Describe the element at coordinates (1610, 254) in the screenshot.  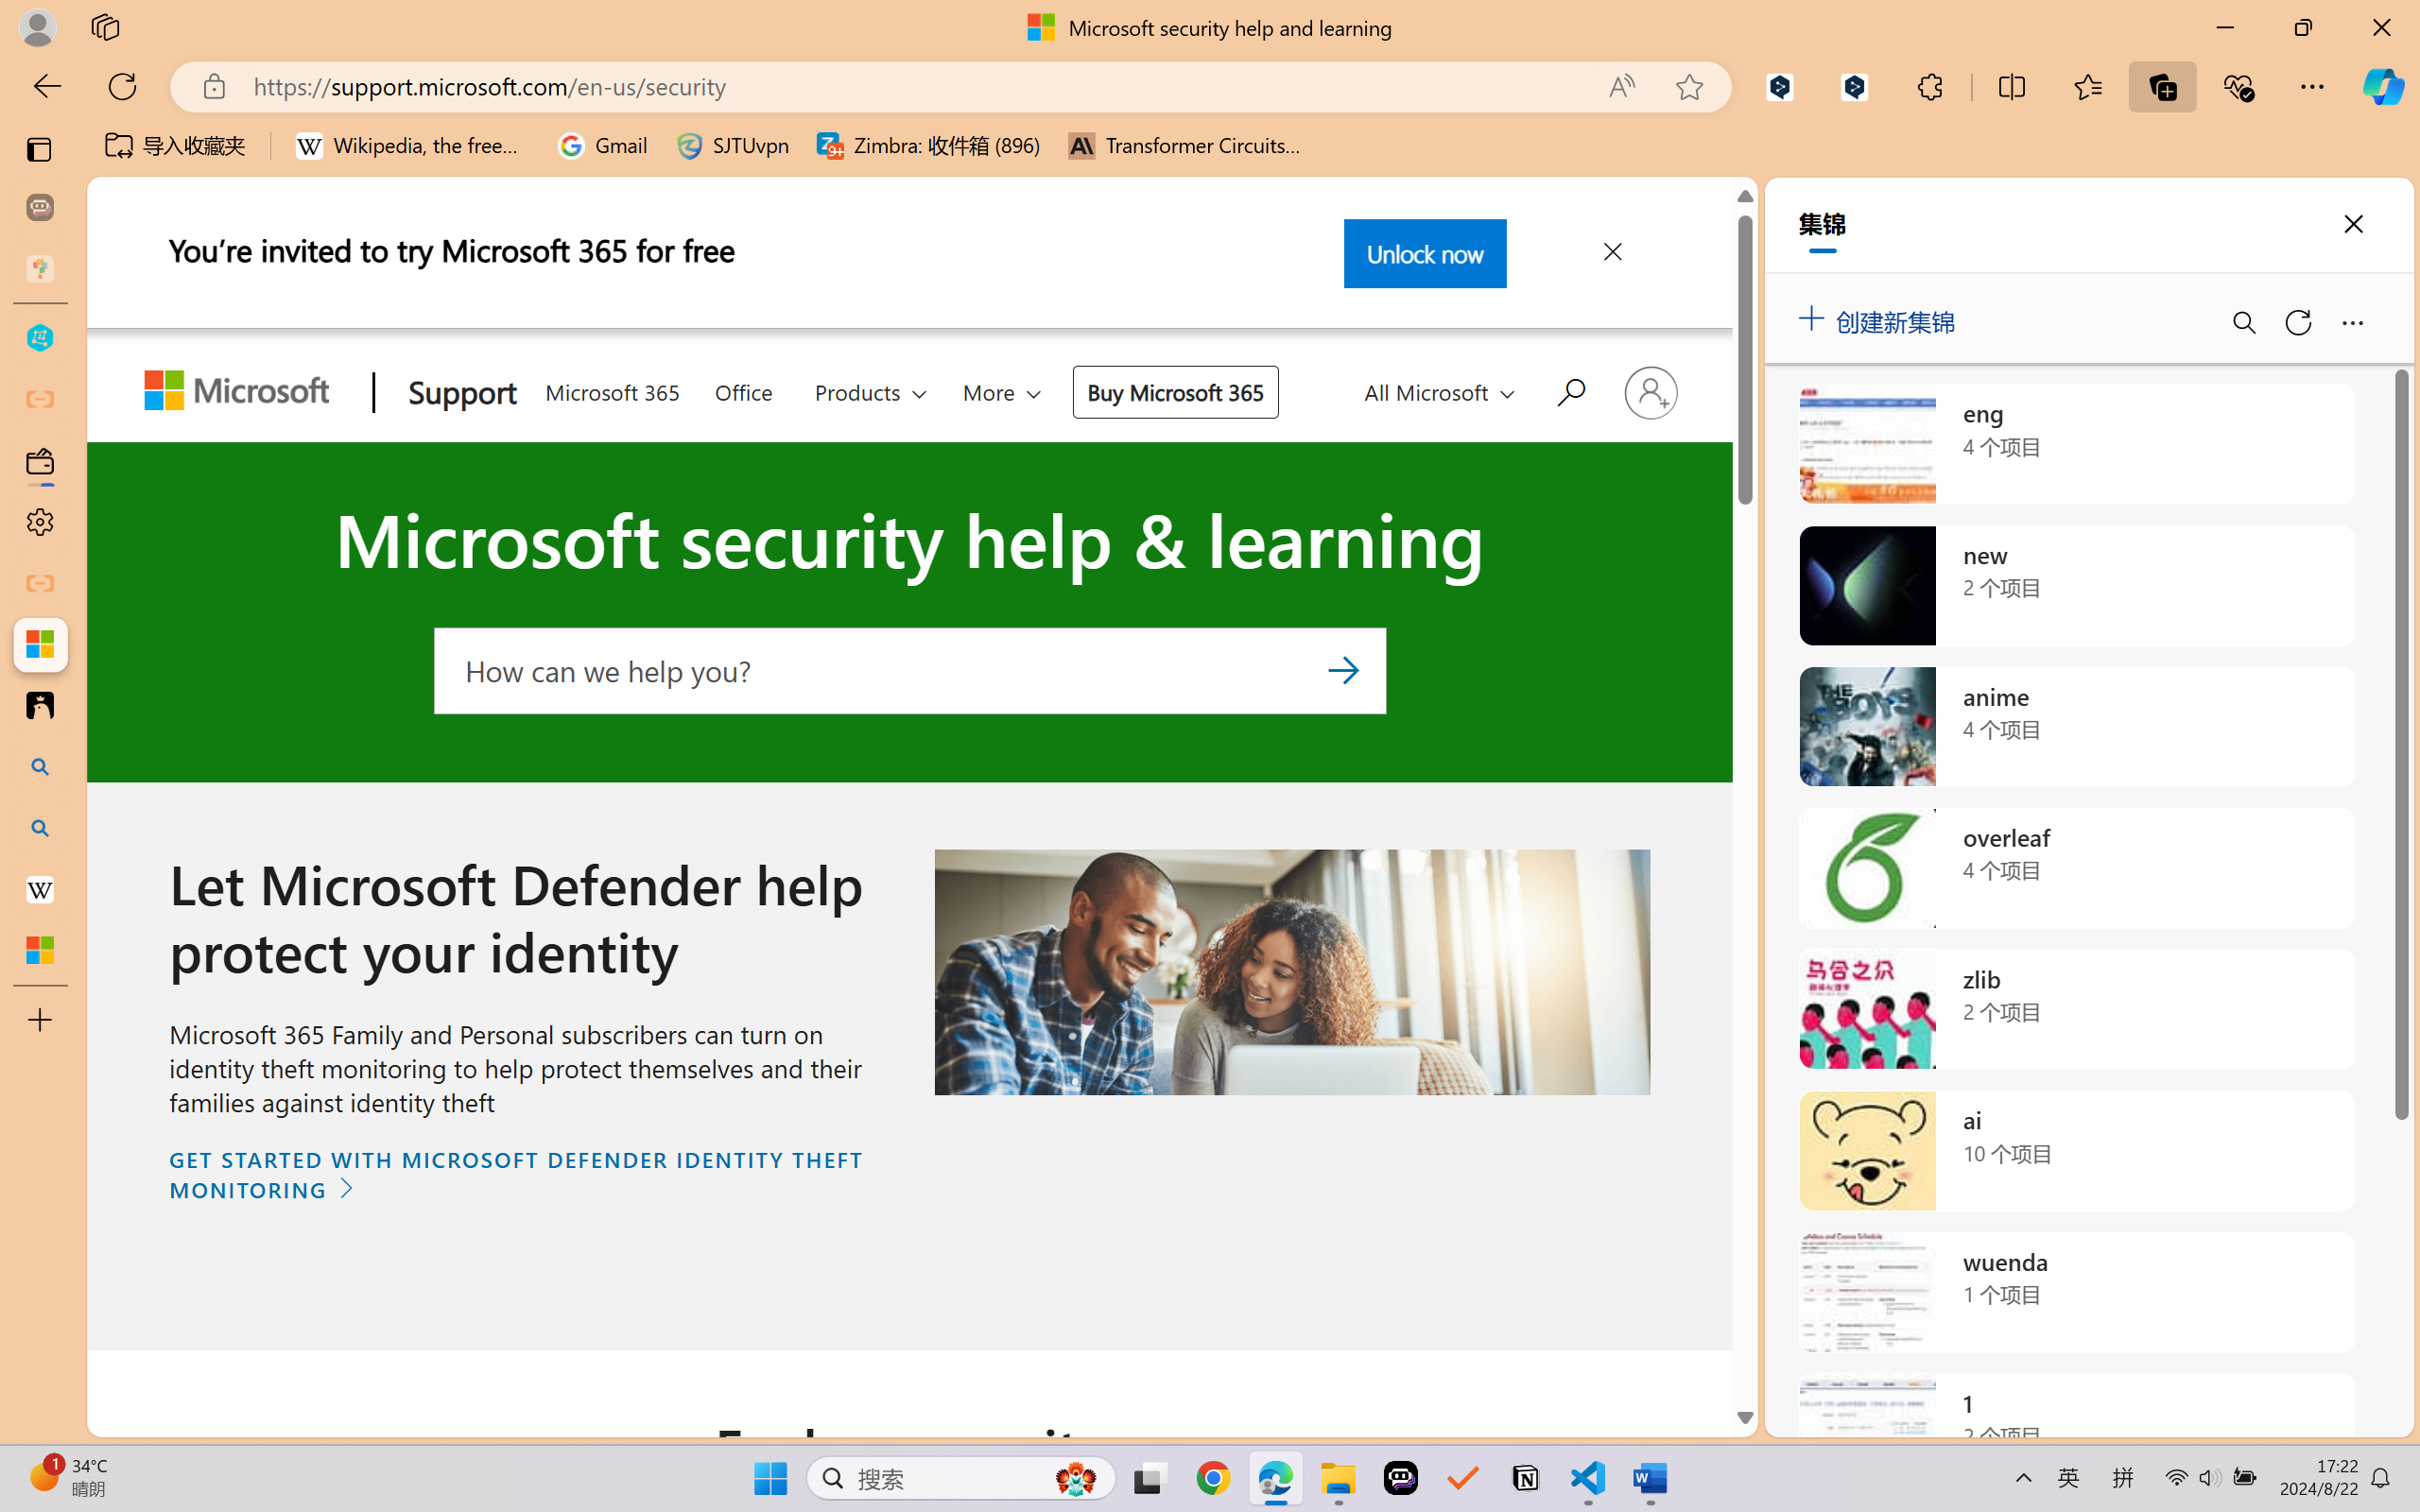
I see `'Close Ad'` at that location.